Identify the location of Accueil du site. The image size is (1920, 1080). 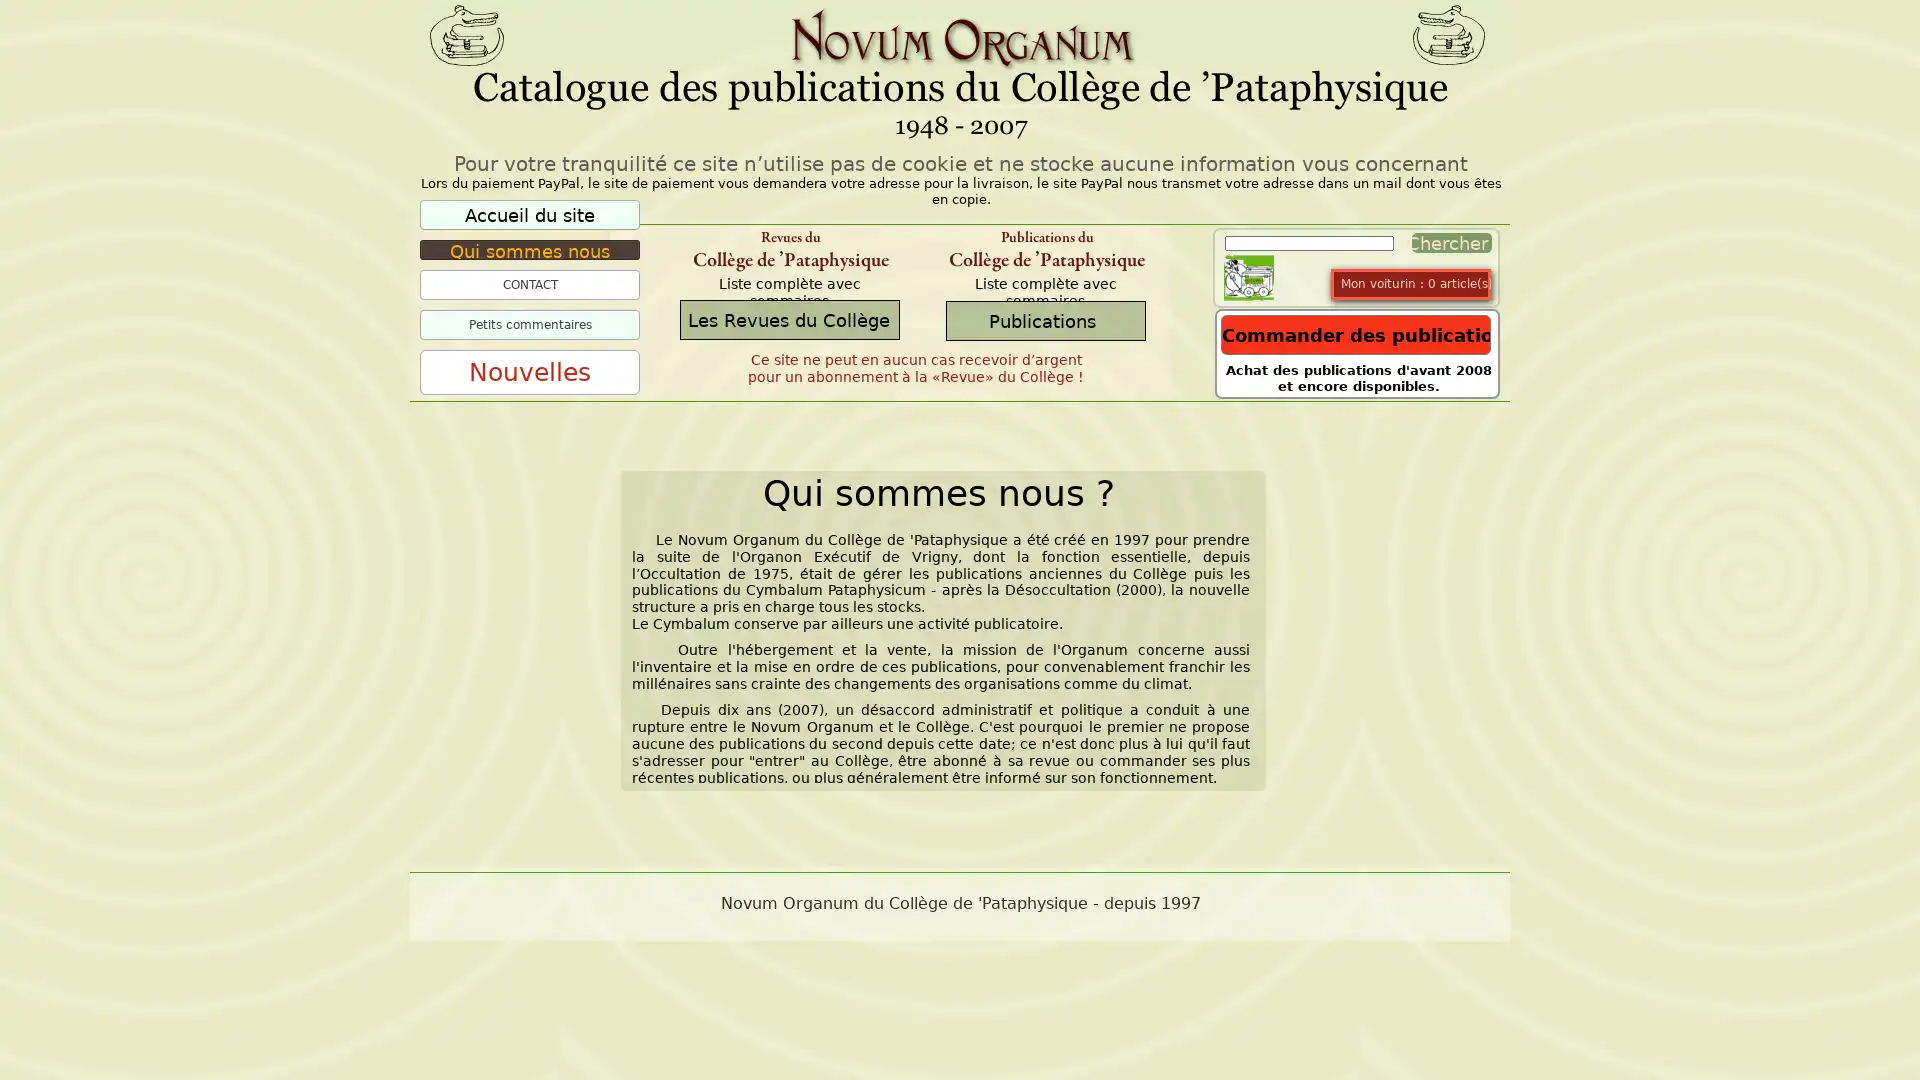
(529, 215).